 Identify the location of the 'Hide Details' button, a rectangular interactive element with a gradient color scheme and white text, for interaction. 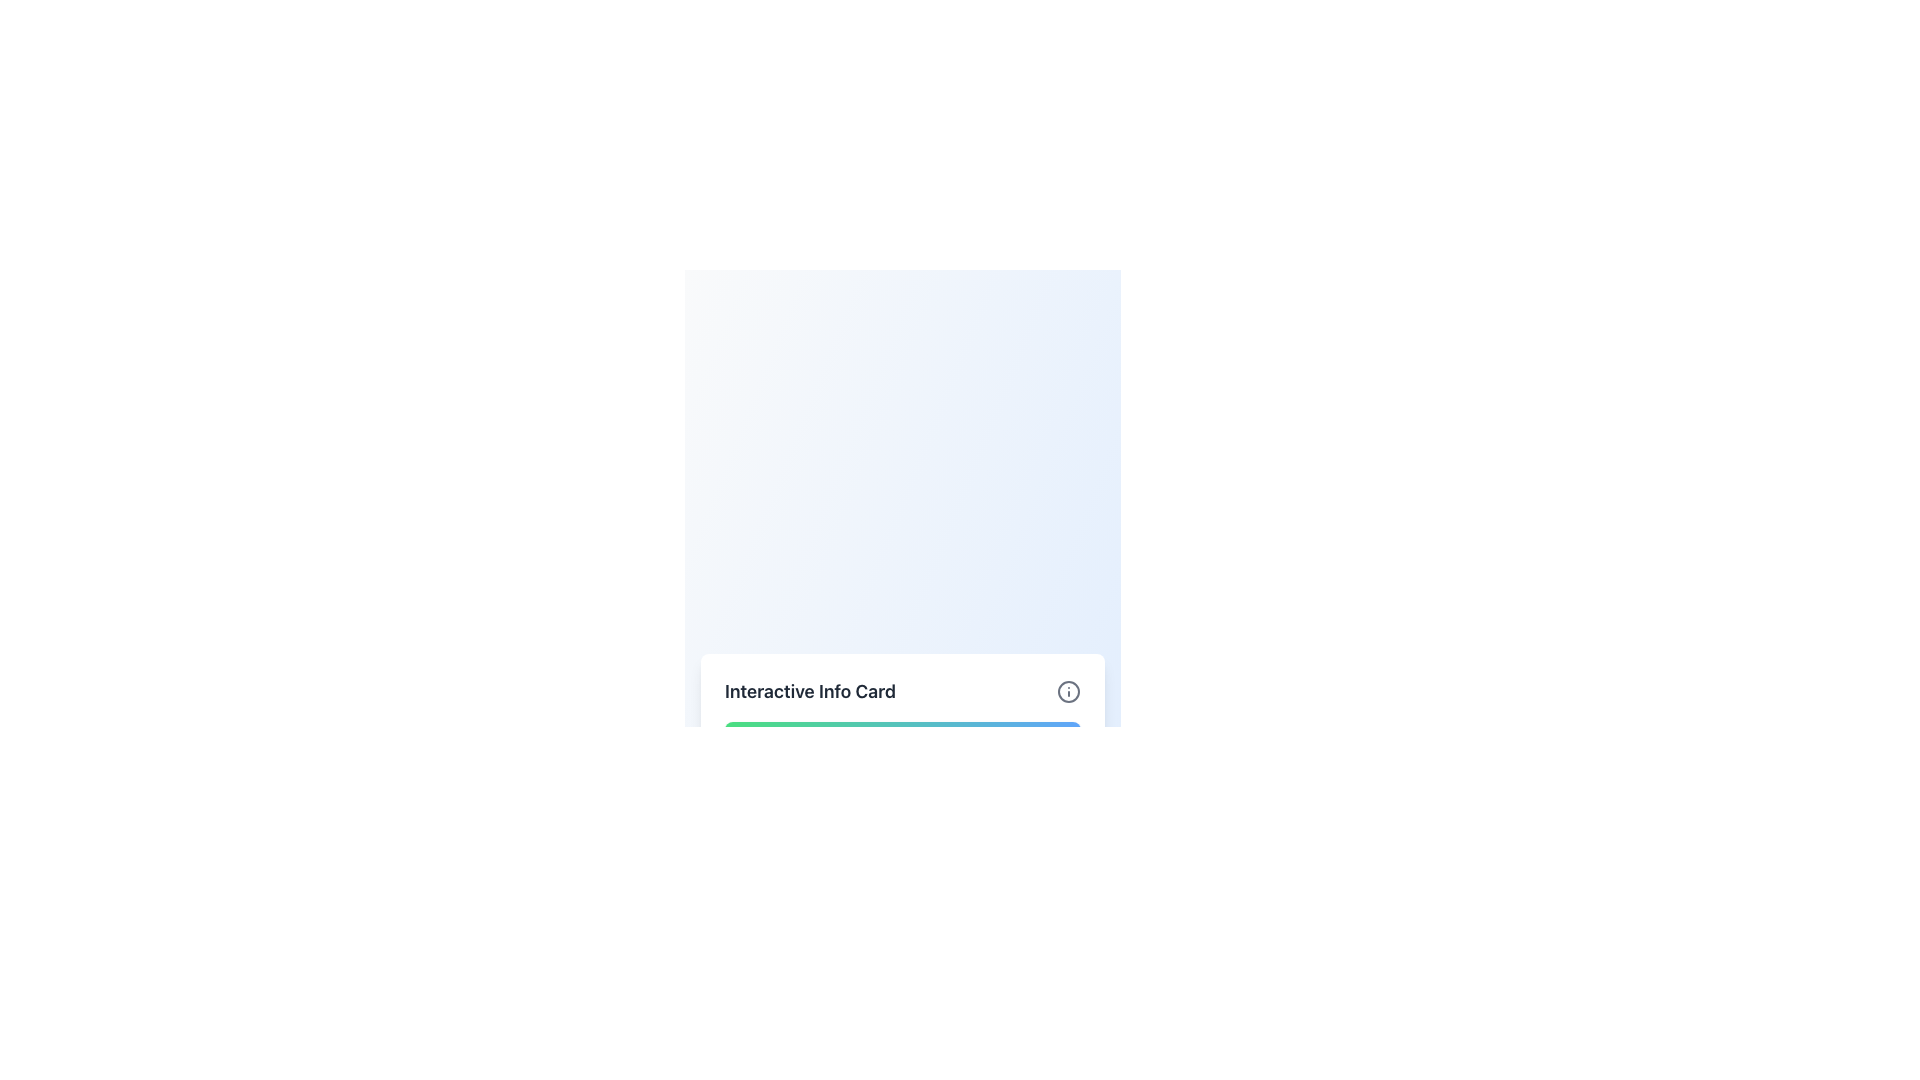
(901, 741).